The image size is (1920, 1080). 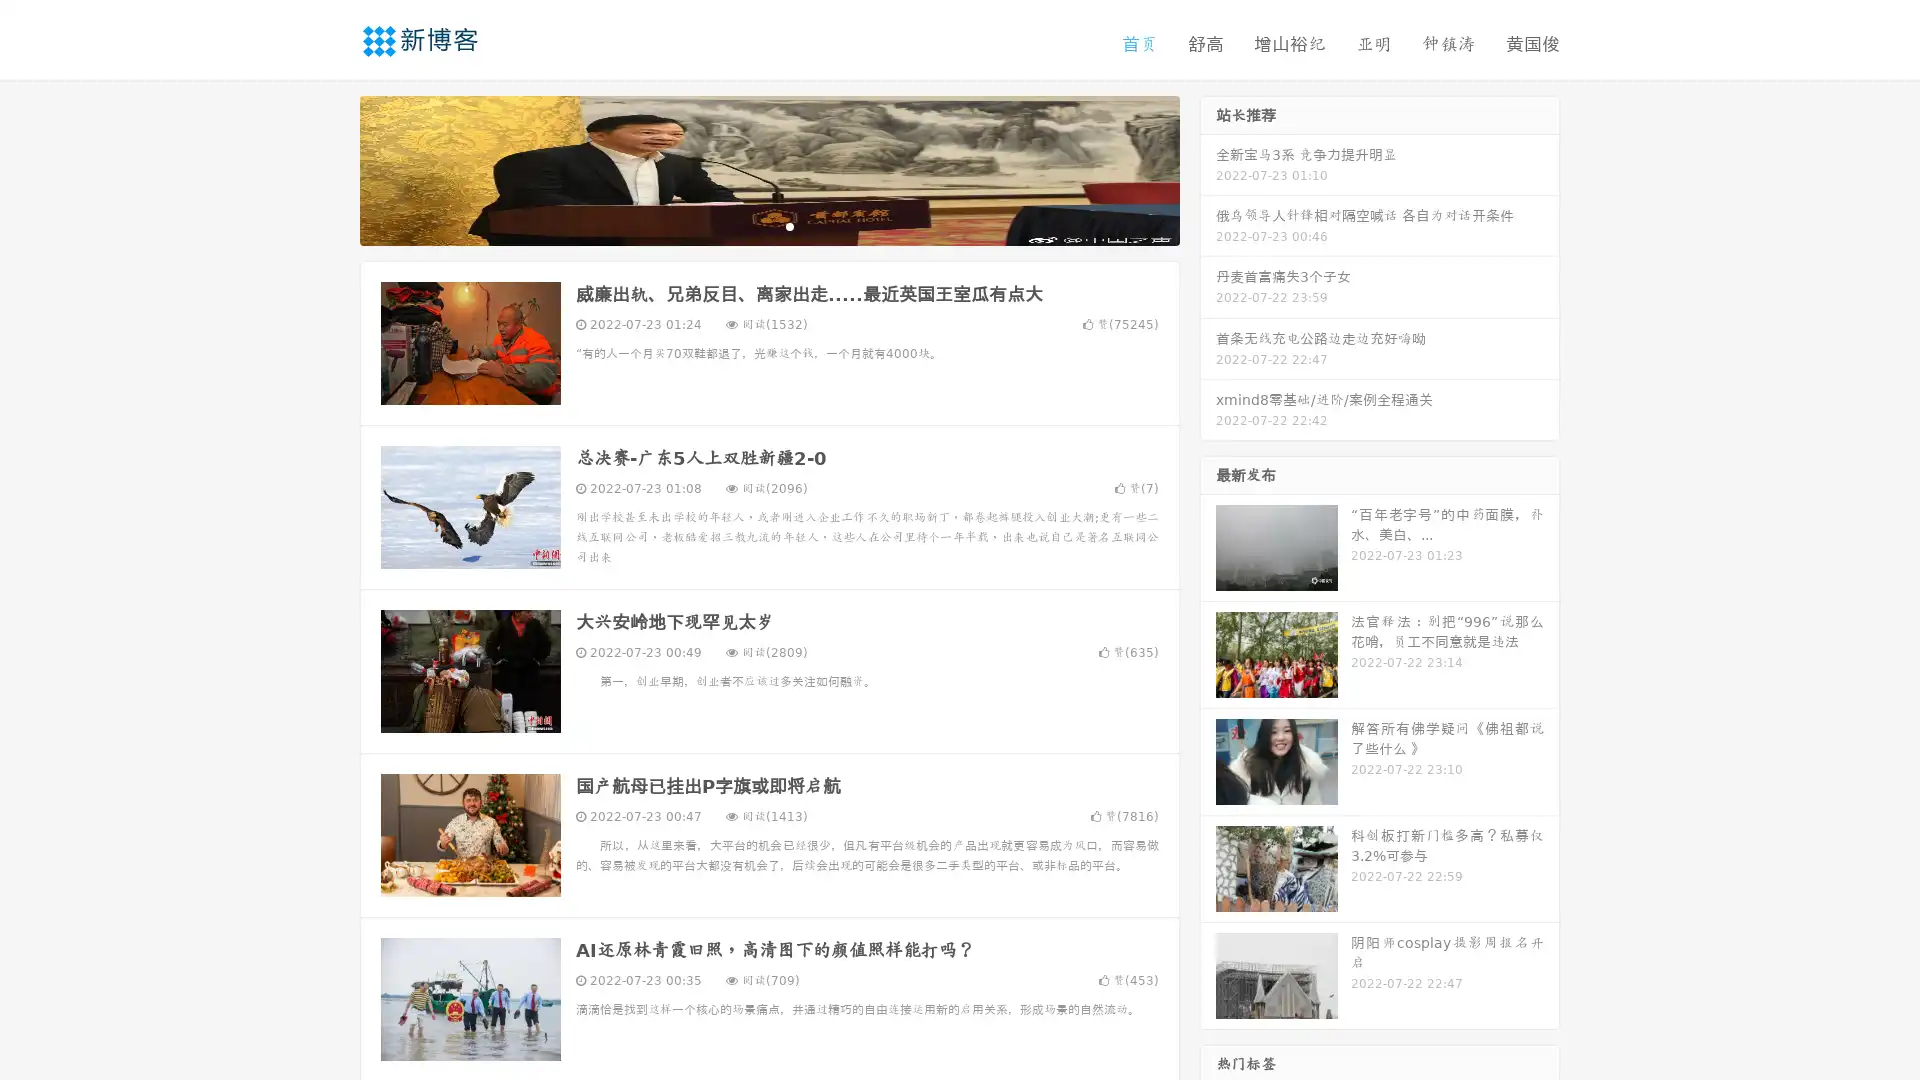 What do you see at coordinates (768, 225) in the screenshot?
I see `Go to slide 2` at bounding box center [768, 225].